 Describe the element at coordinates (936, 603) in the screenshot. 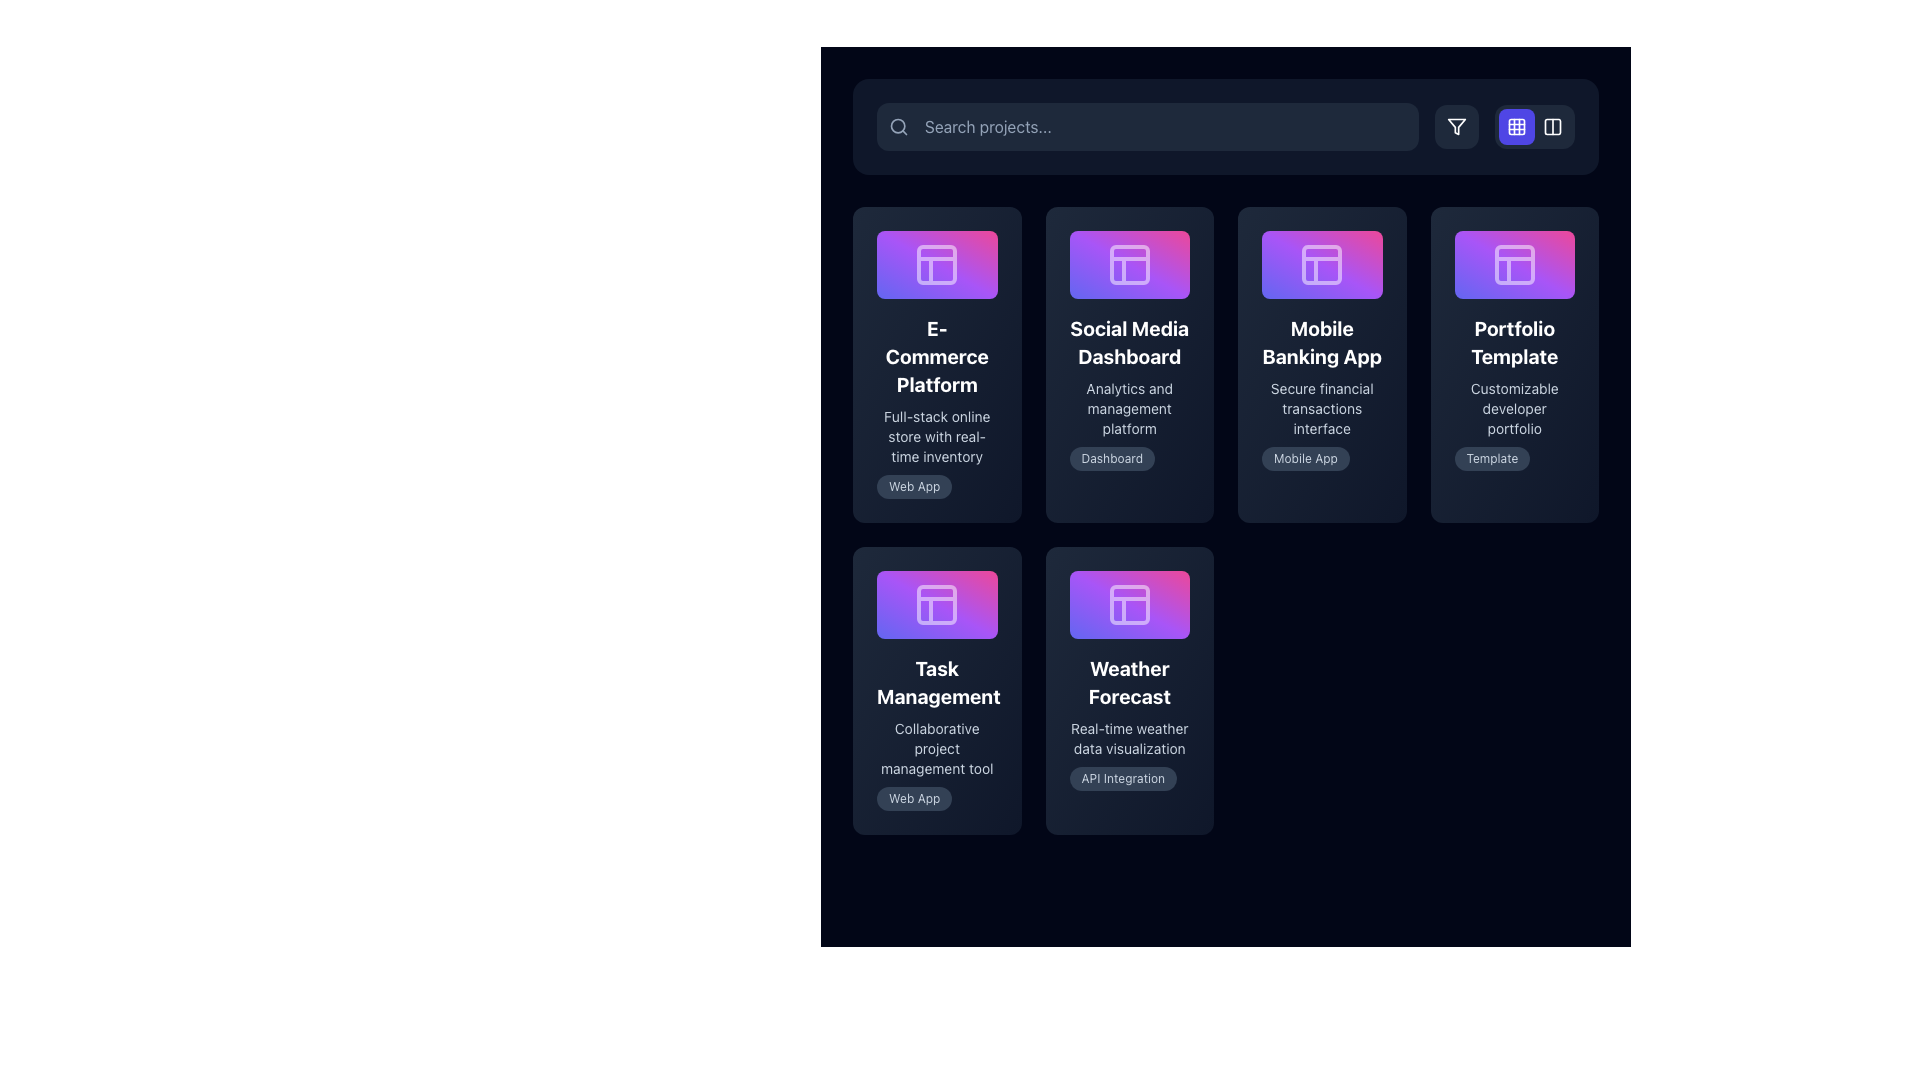

I see `the icon resembling a panel layout graphic, which features a white outline and a gradient background transitioning from purple to pink, located in the lower row and left column of the grid layout` at that location.